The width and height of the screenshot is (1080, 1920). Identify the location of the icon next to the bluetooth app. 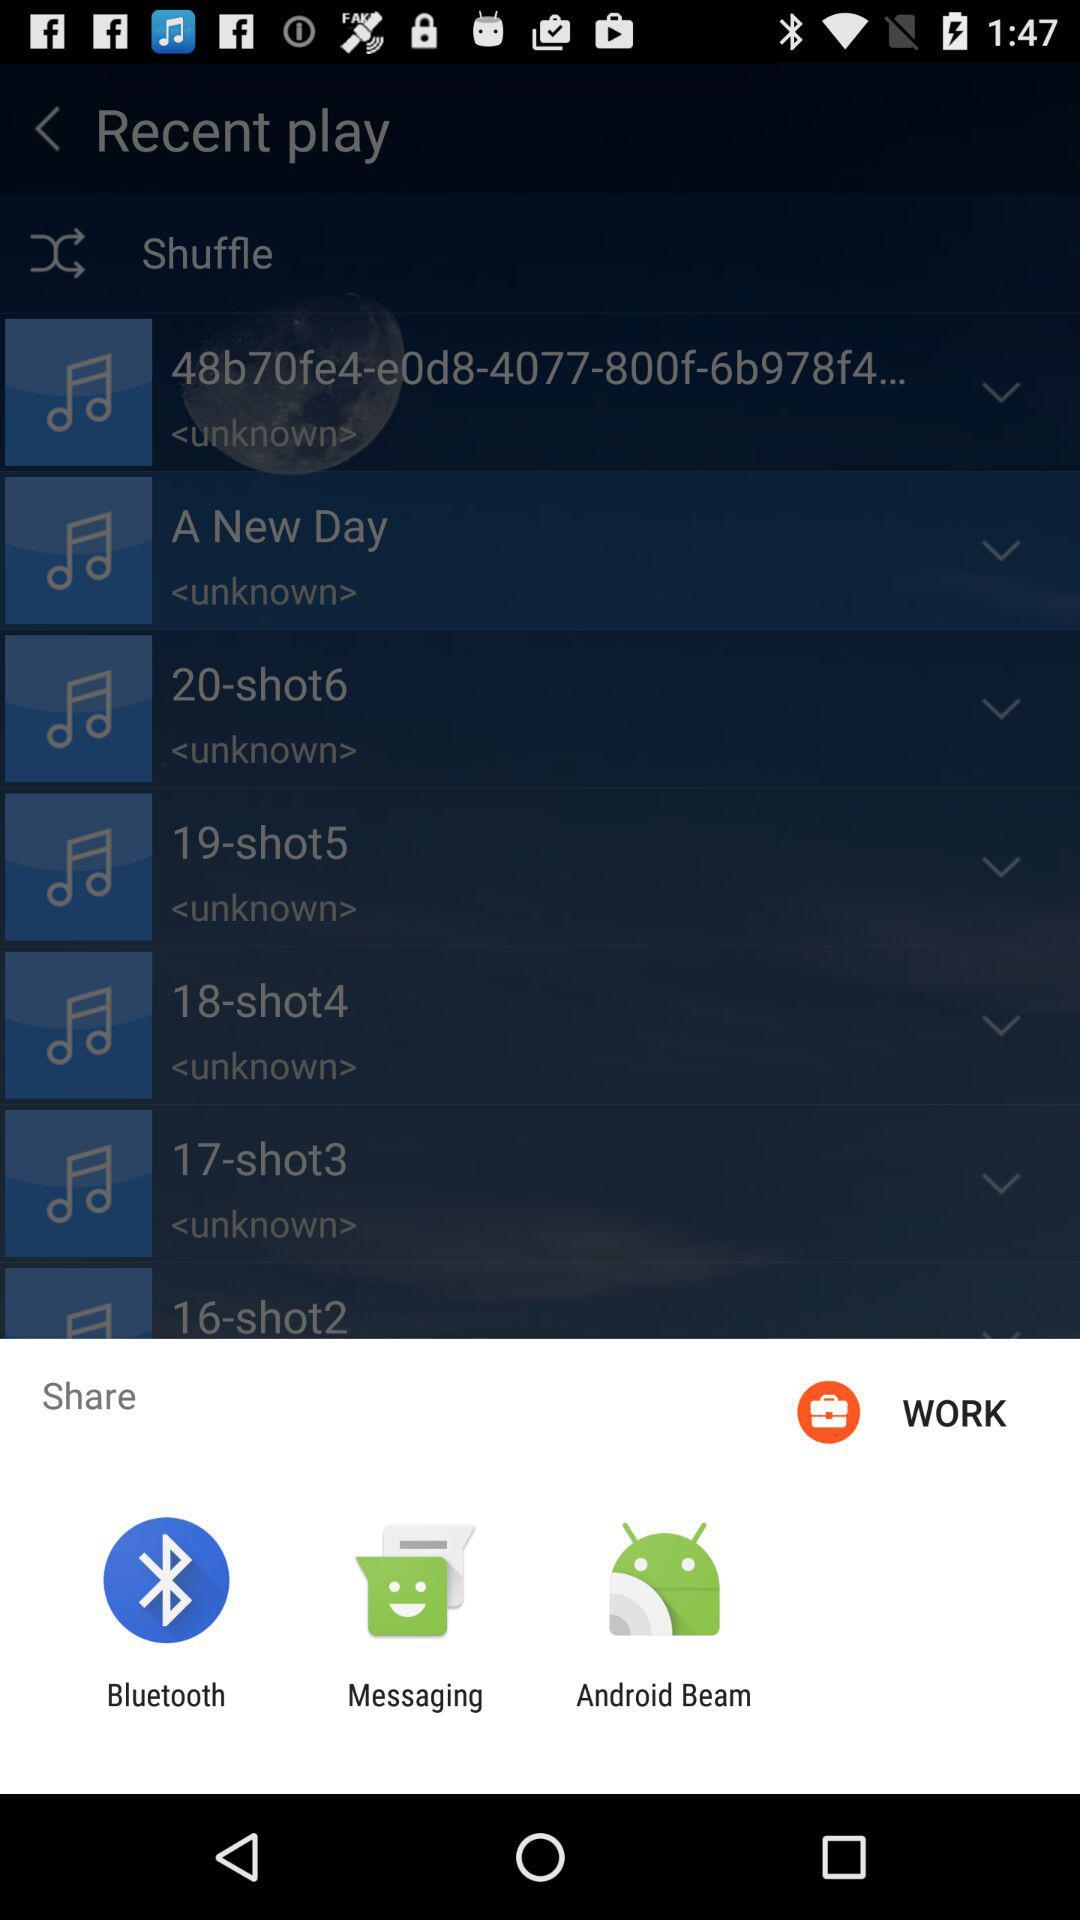
(414, 1711).